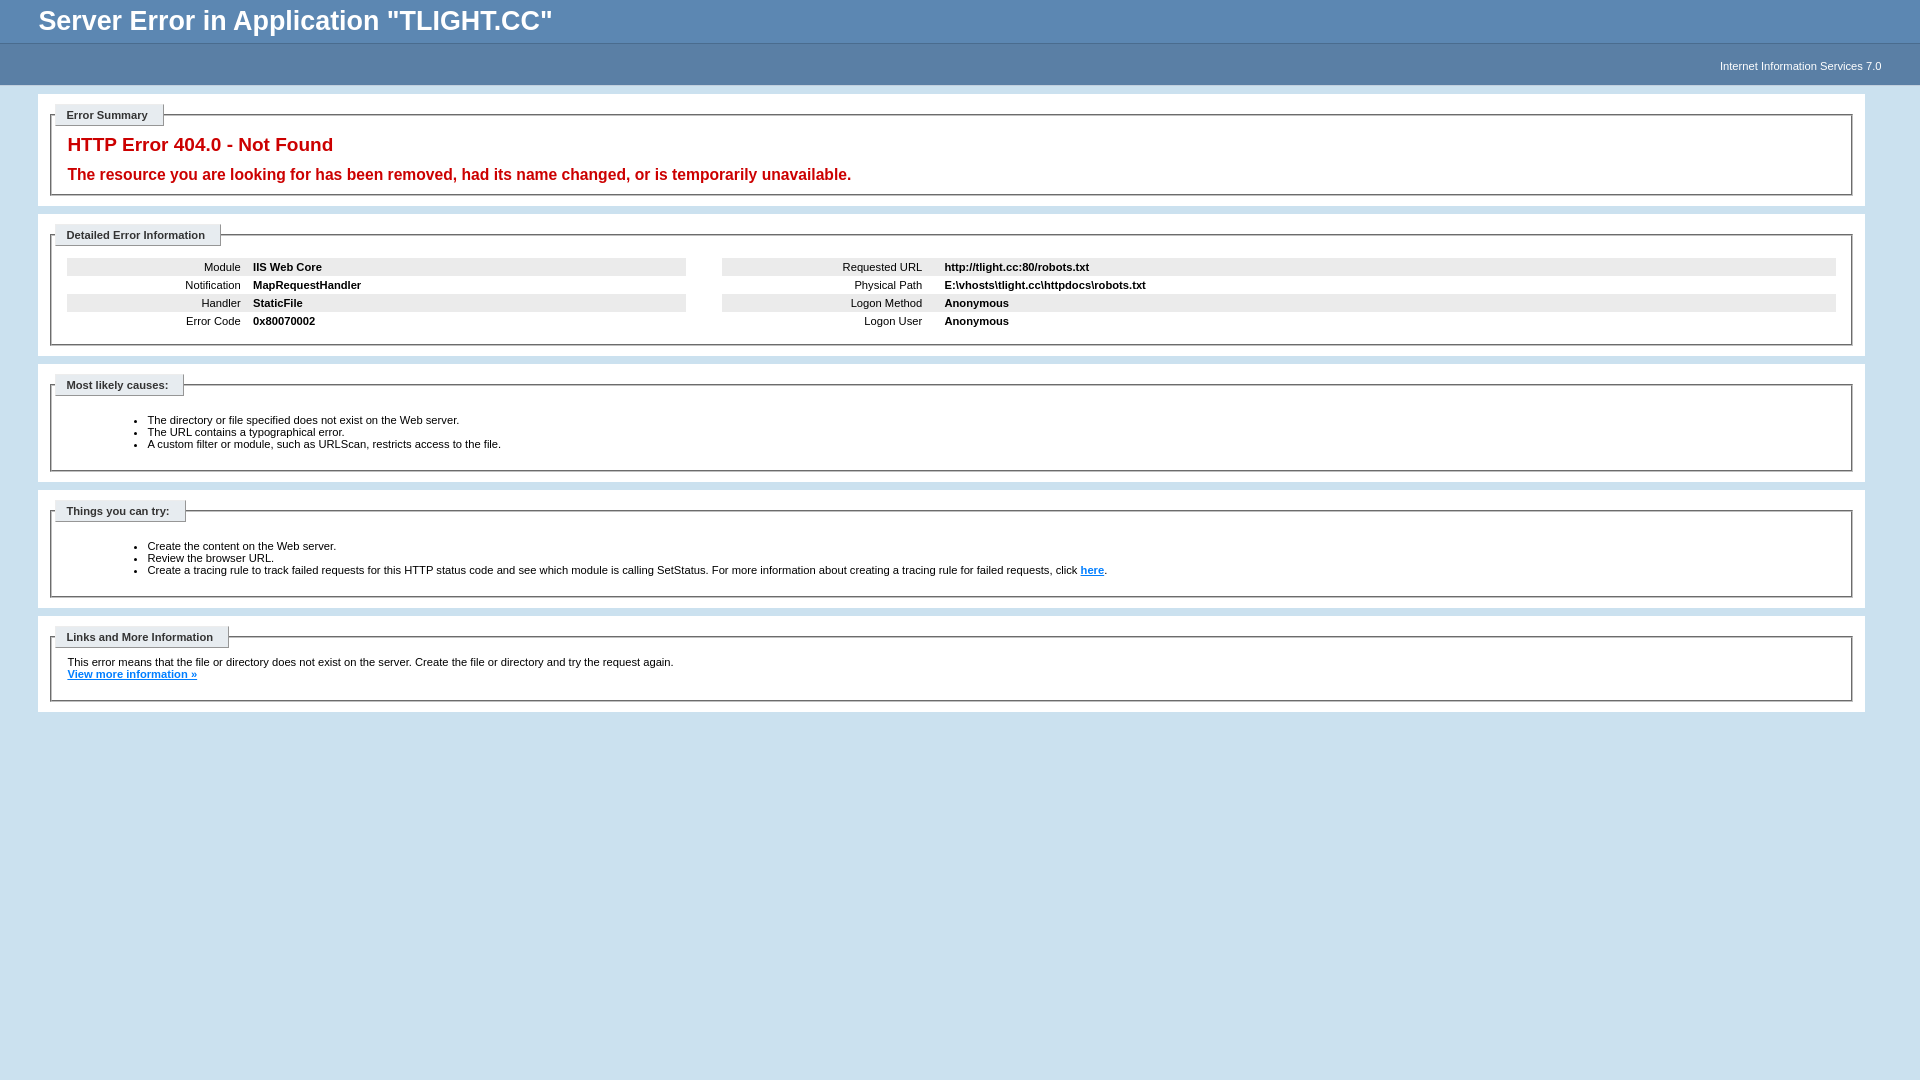 The height and width of the screenshot is (1080, 1920). Describe the element at coordinates (1092, 570) in the screenshot. I see `'here'` at that location.